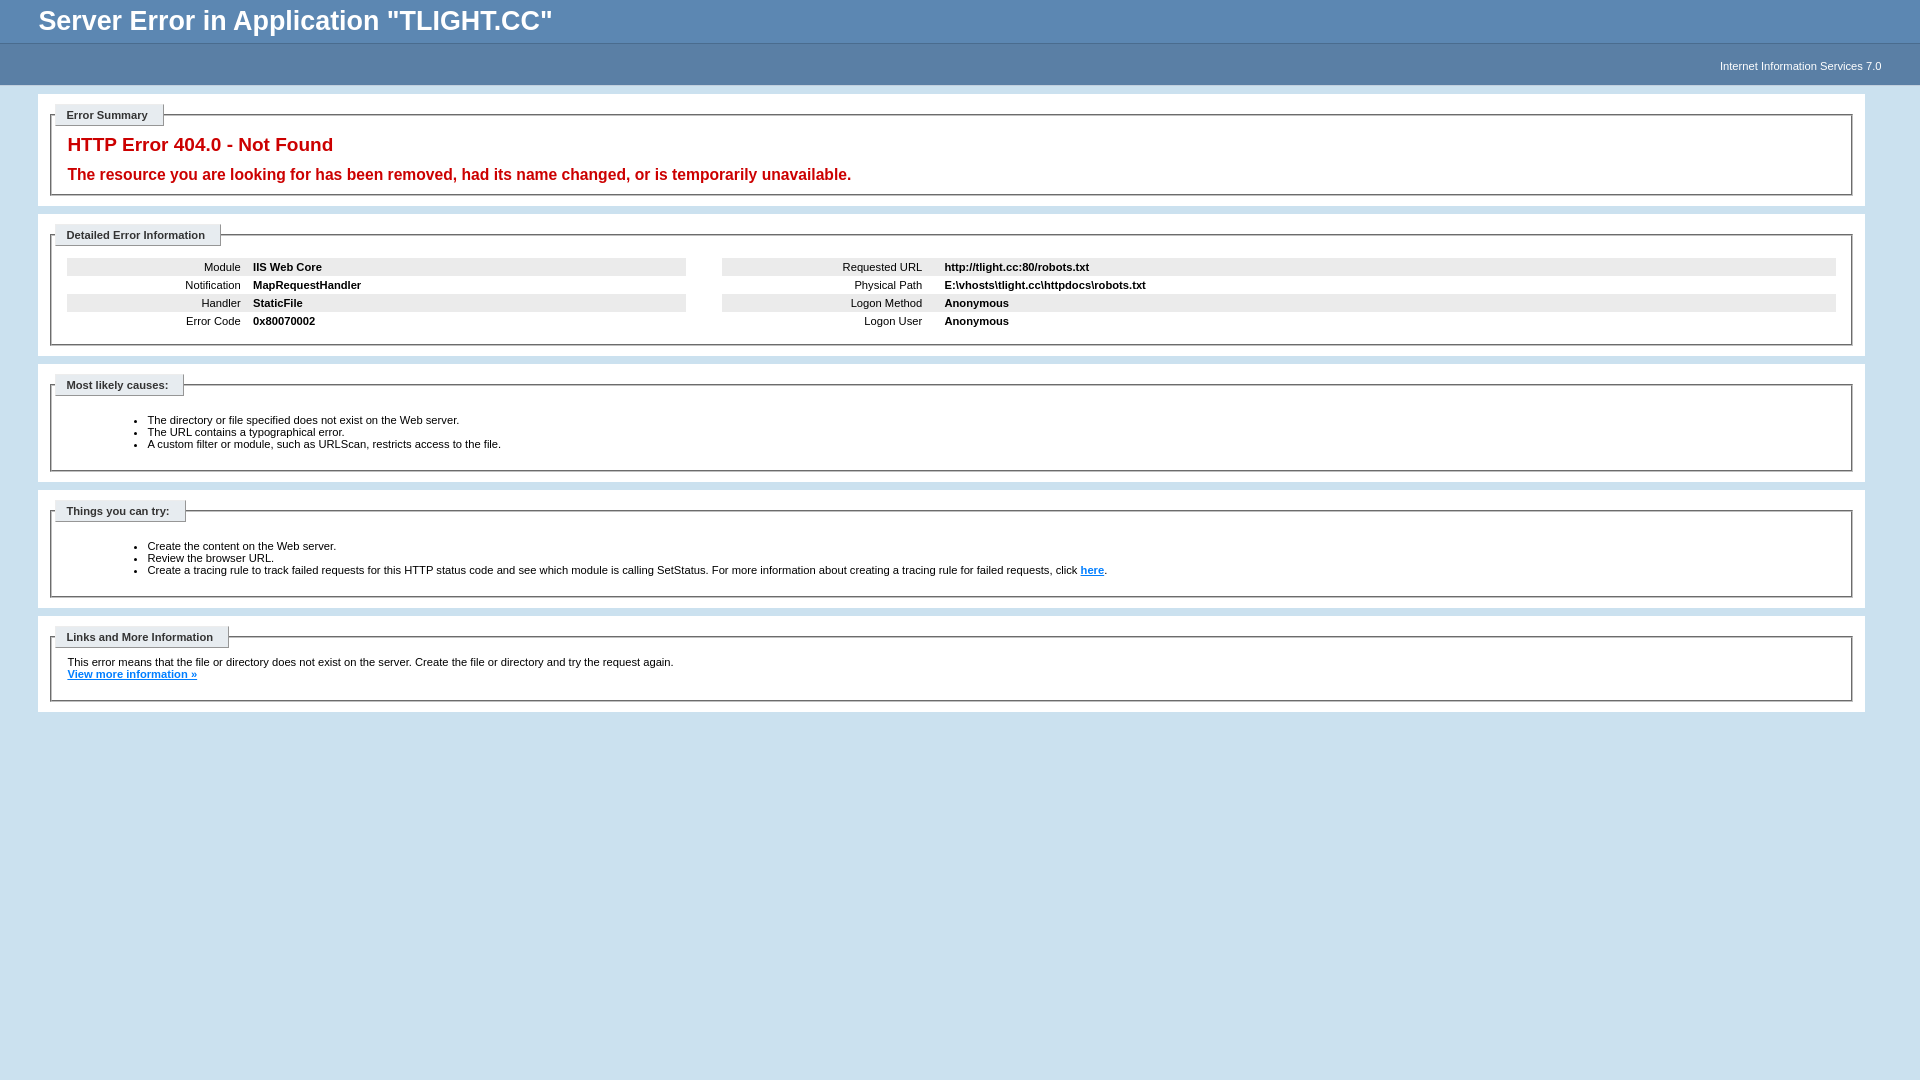 The height and width of the screenshot is (1080, 1920). Describe the element at coordinates (1092, 570) in the screenshot. I see `'here'` at that location.